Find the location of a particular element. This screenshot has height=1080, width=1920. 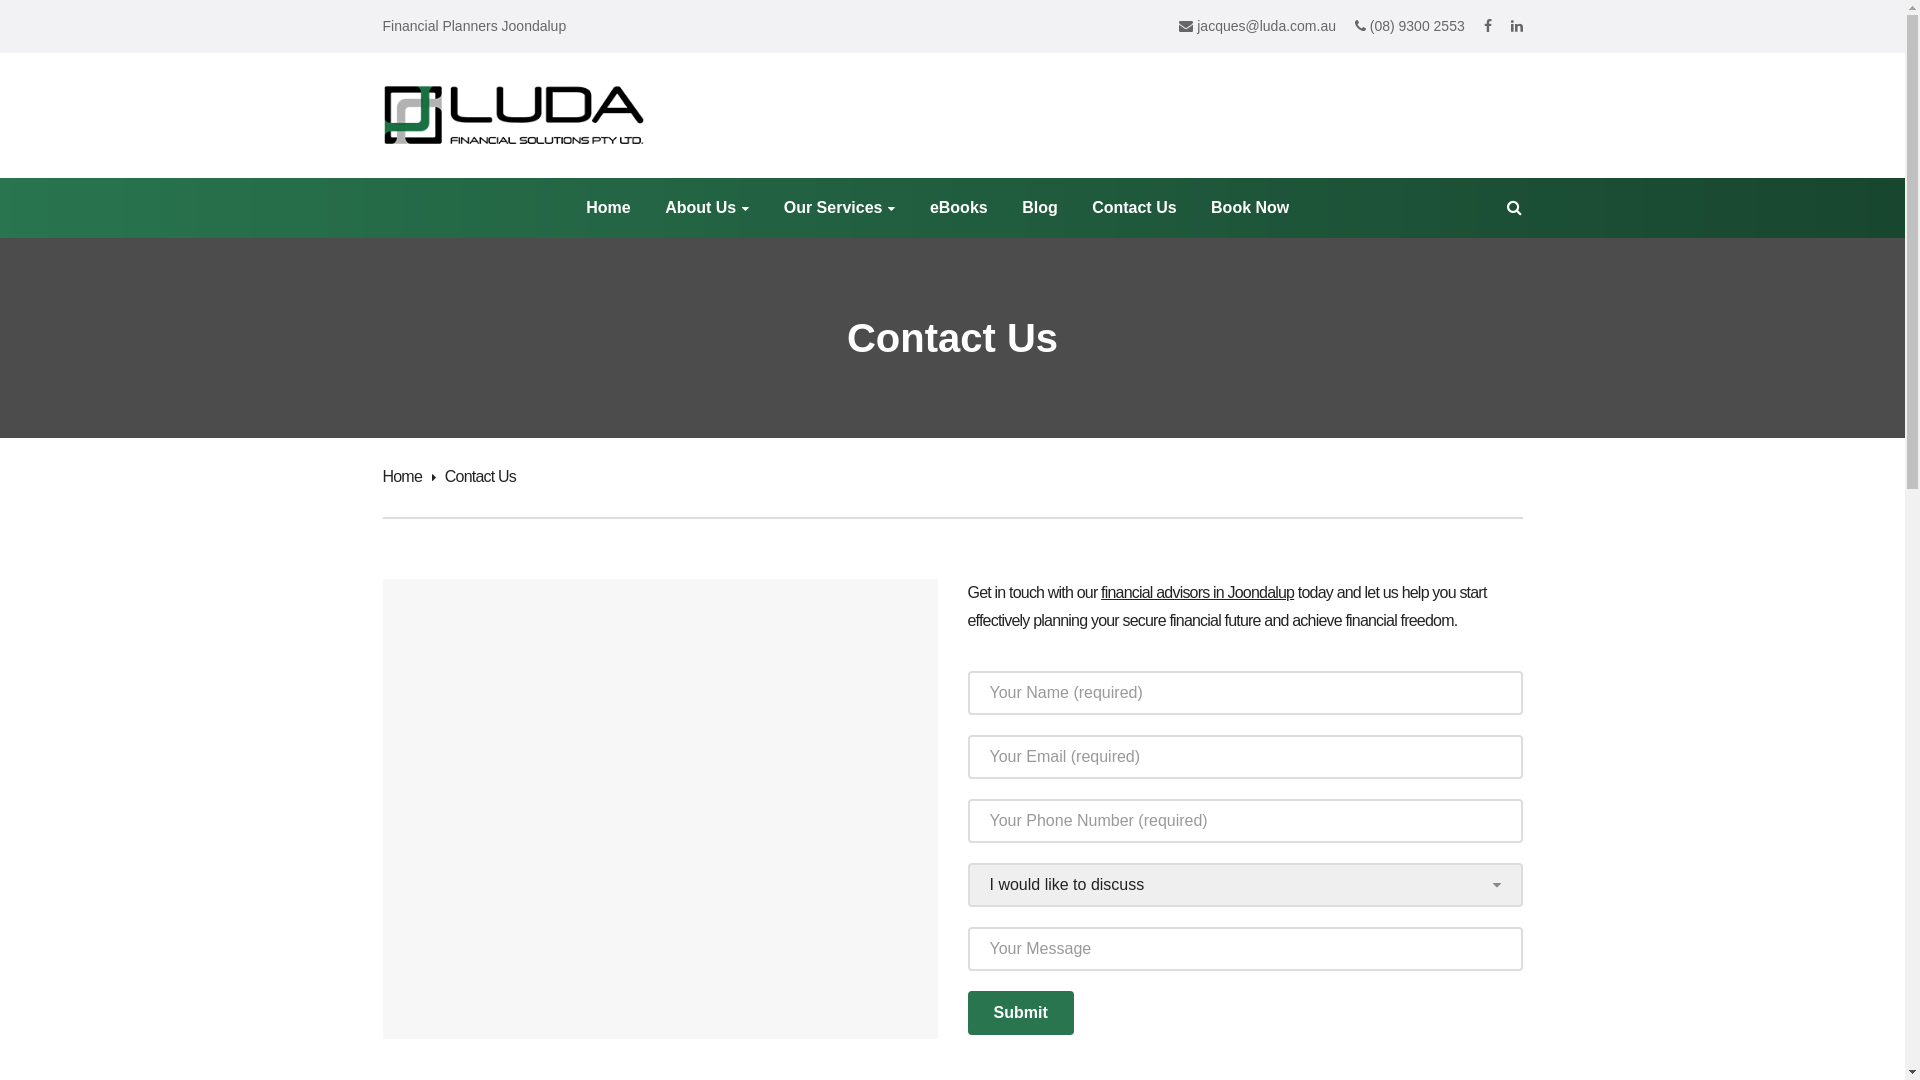

'financial advisors in Joondalup' is located at coordinates (1099, 591).